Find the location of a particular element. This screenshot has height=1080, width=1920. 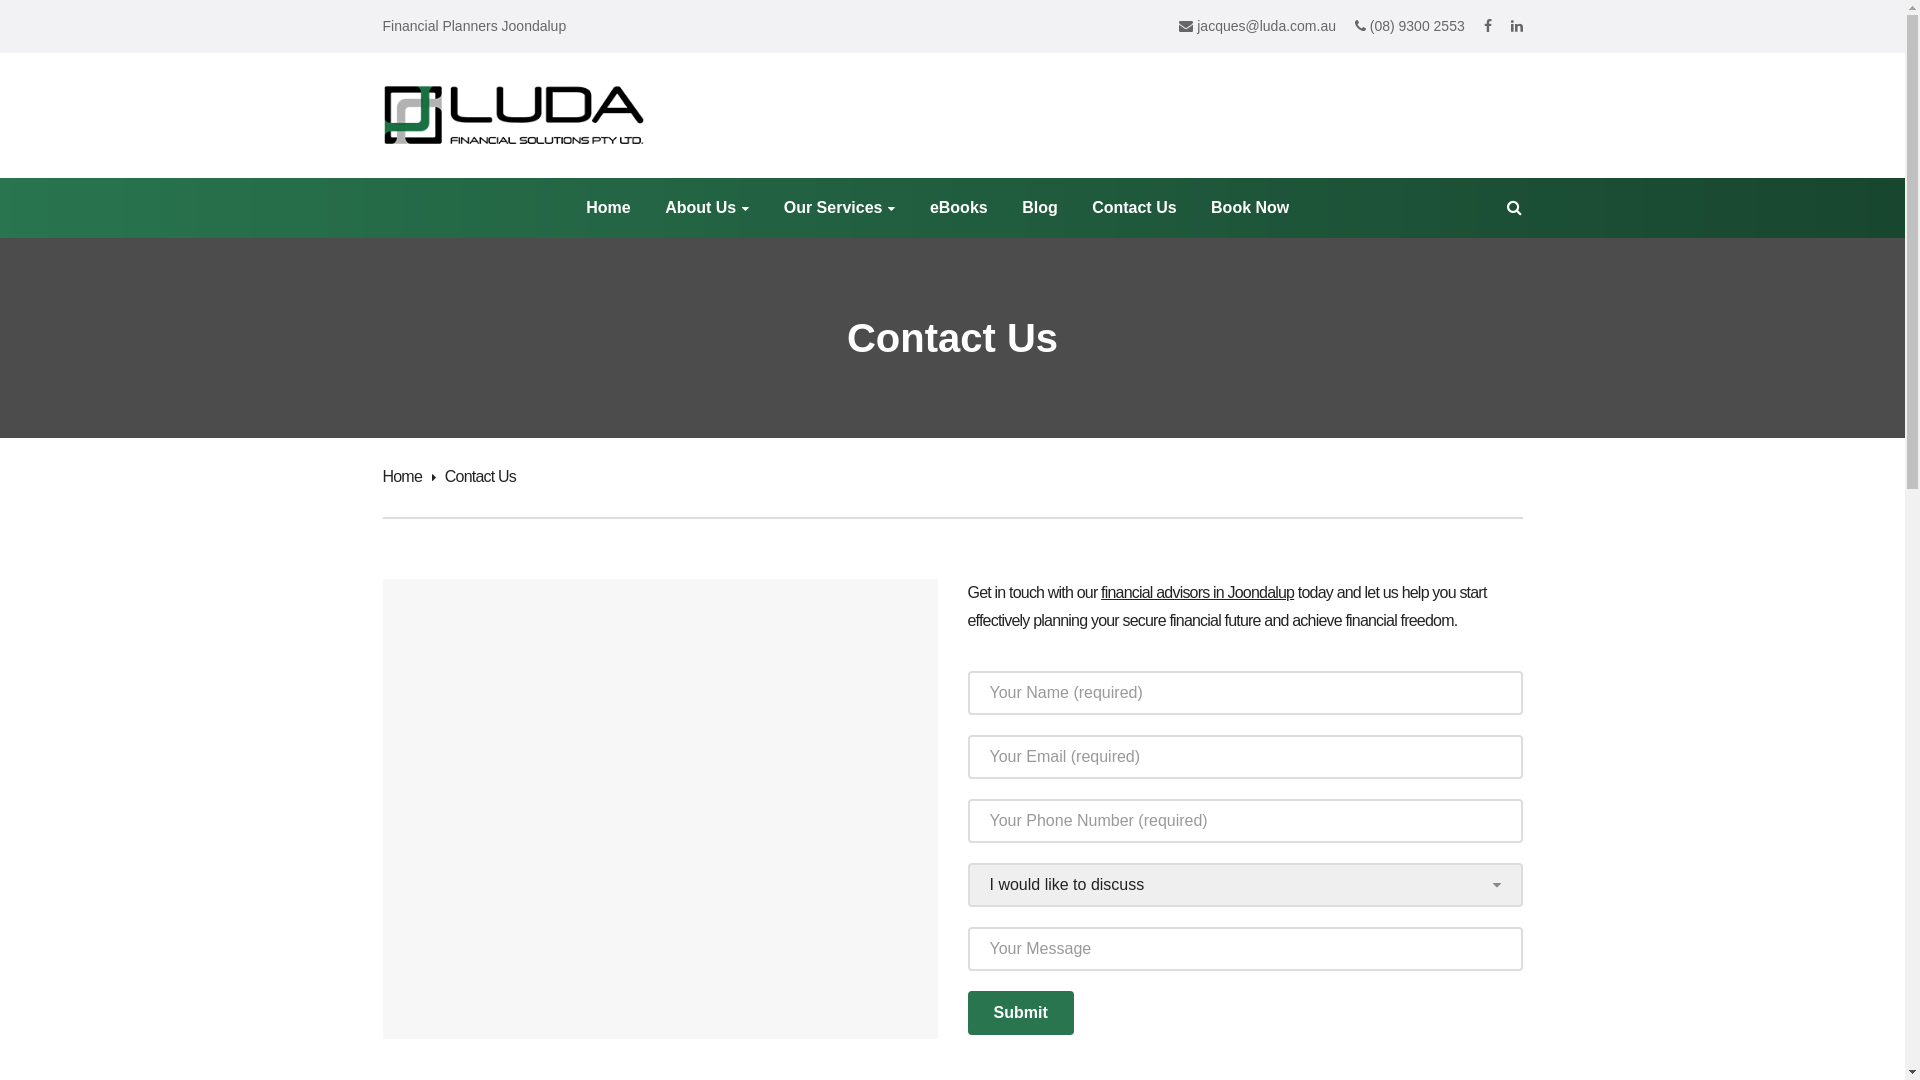

'financial advisors in Joondalup' is located at coordinates (1099, 591).